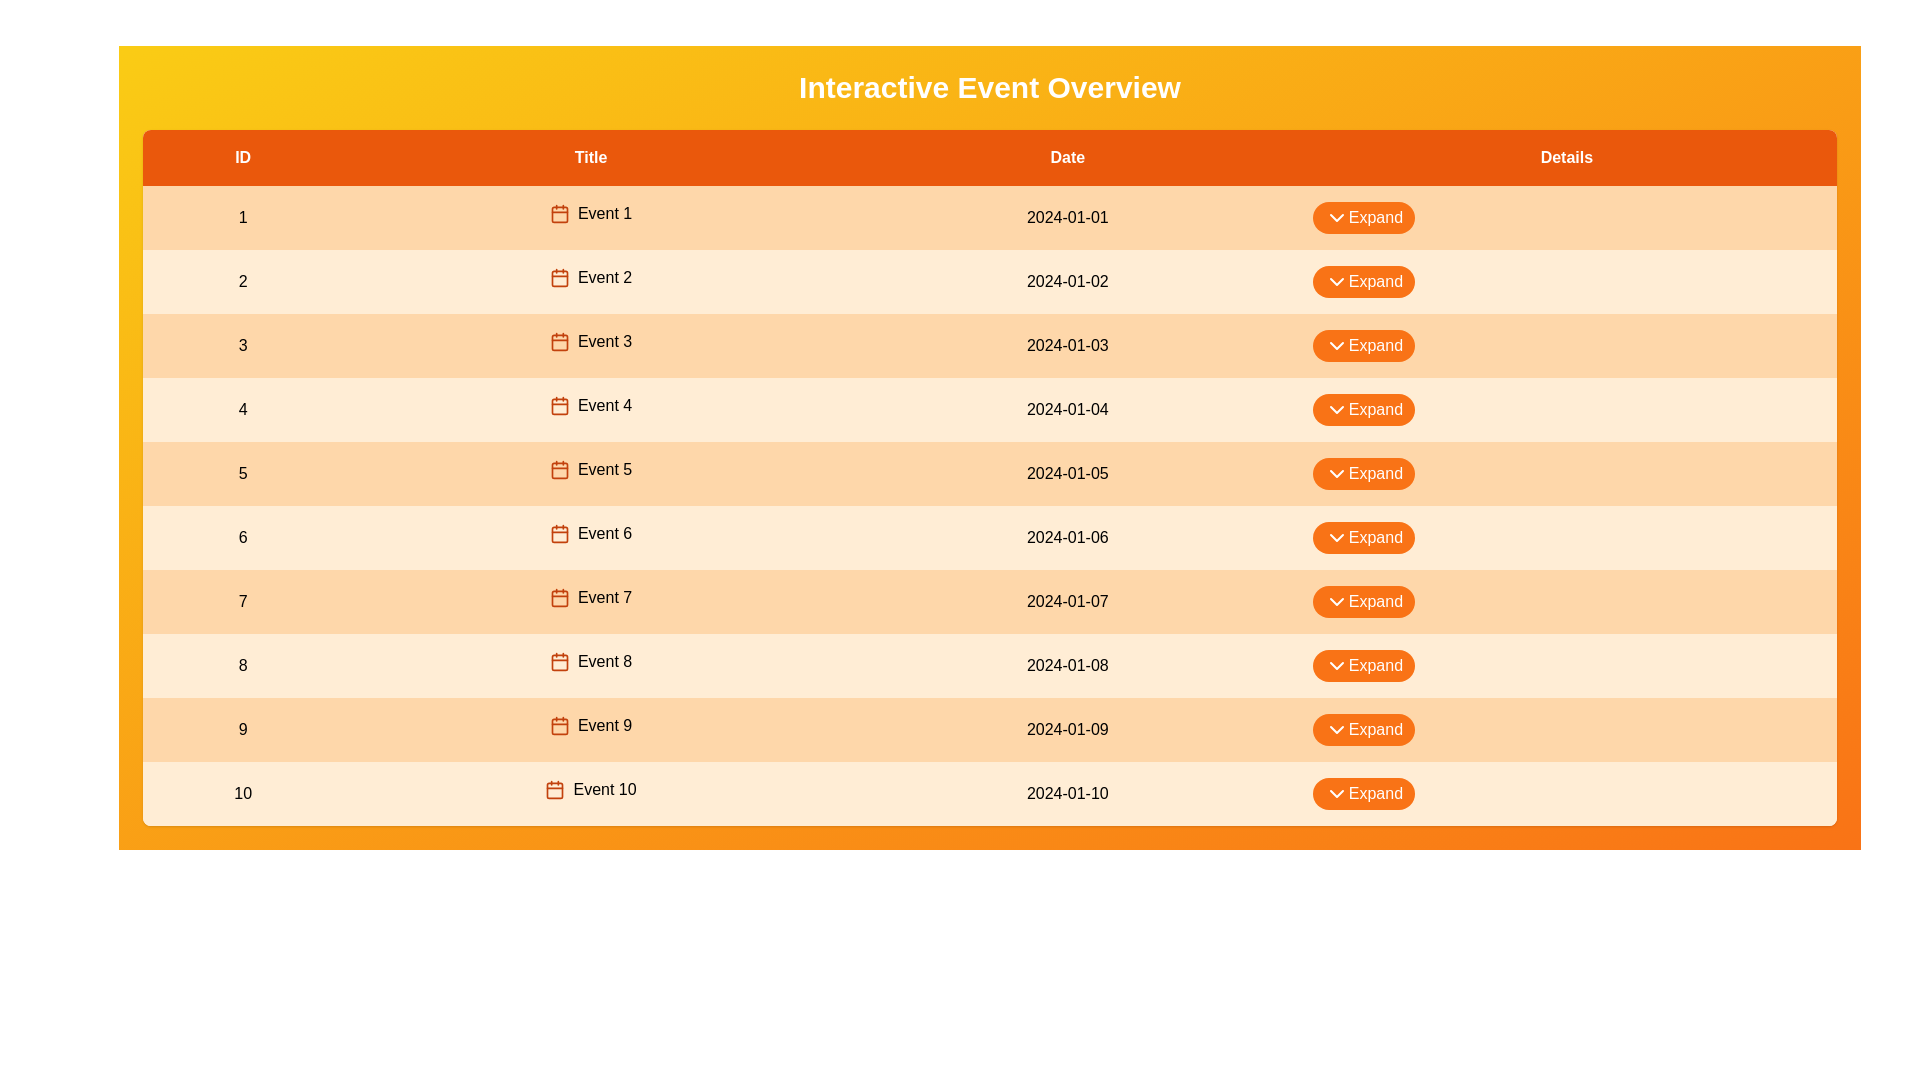  Describe the element at coordinates (589, 157) in the screenshot. I see `the column header Title to sort or highlight it` at that location.